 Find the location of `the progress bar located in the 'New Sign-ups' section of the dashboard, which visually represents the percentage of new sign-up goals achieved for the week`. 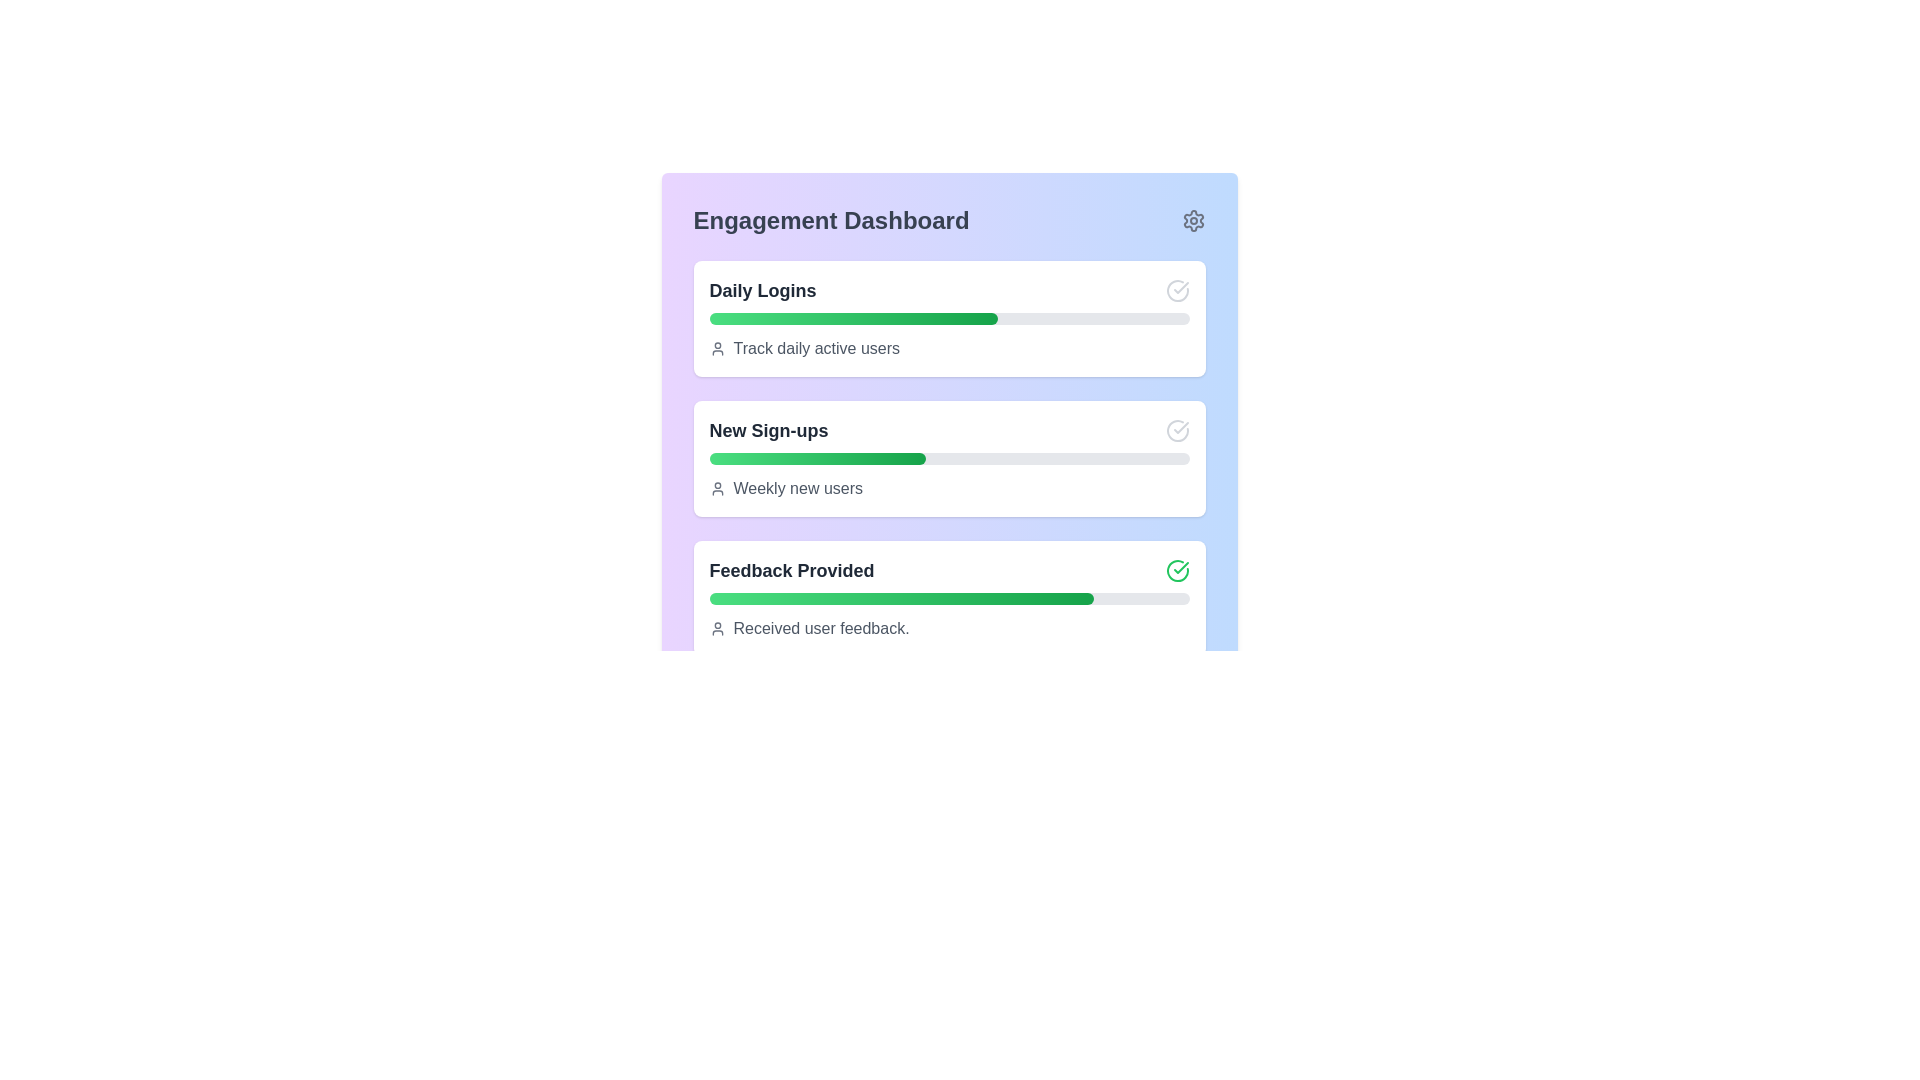

the progress bar located in the 'New Sign-ups' section of the dashboard, which visually represents the percentage of new sign-up goals achieved for the week is located at coordinates (948, 459).